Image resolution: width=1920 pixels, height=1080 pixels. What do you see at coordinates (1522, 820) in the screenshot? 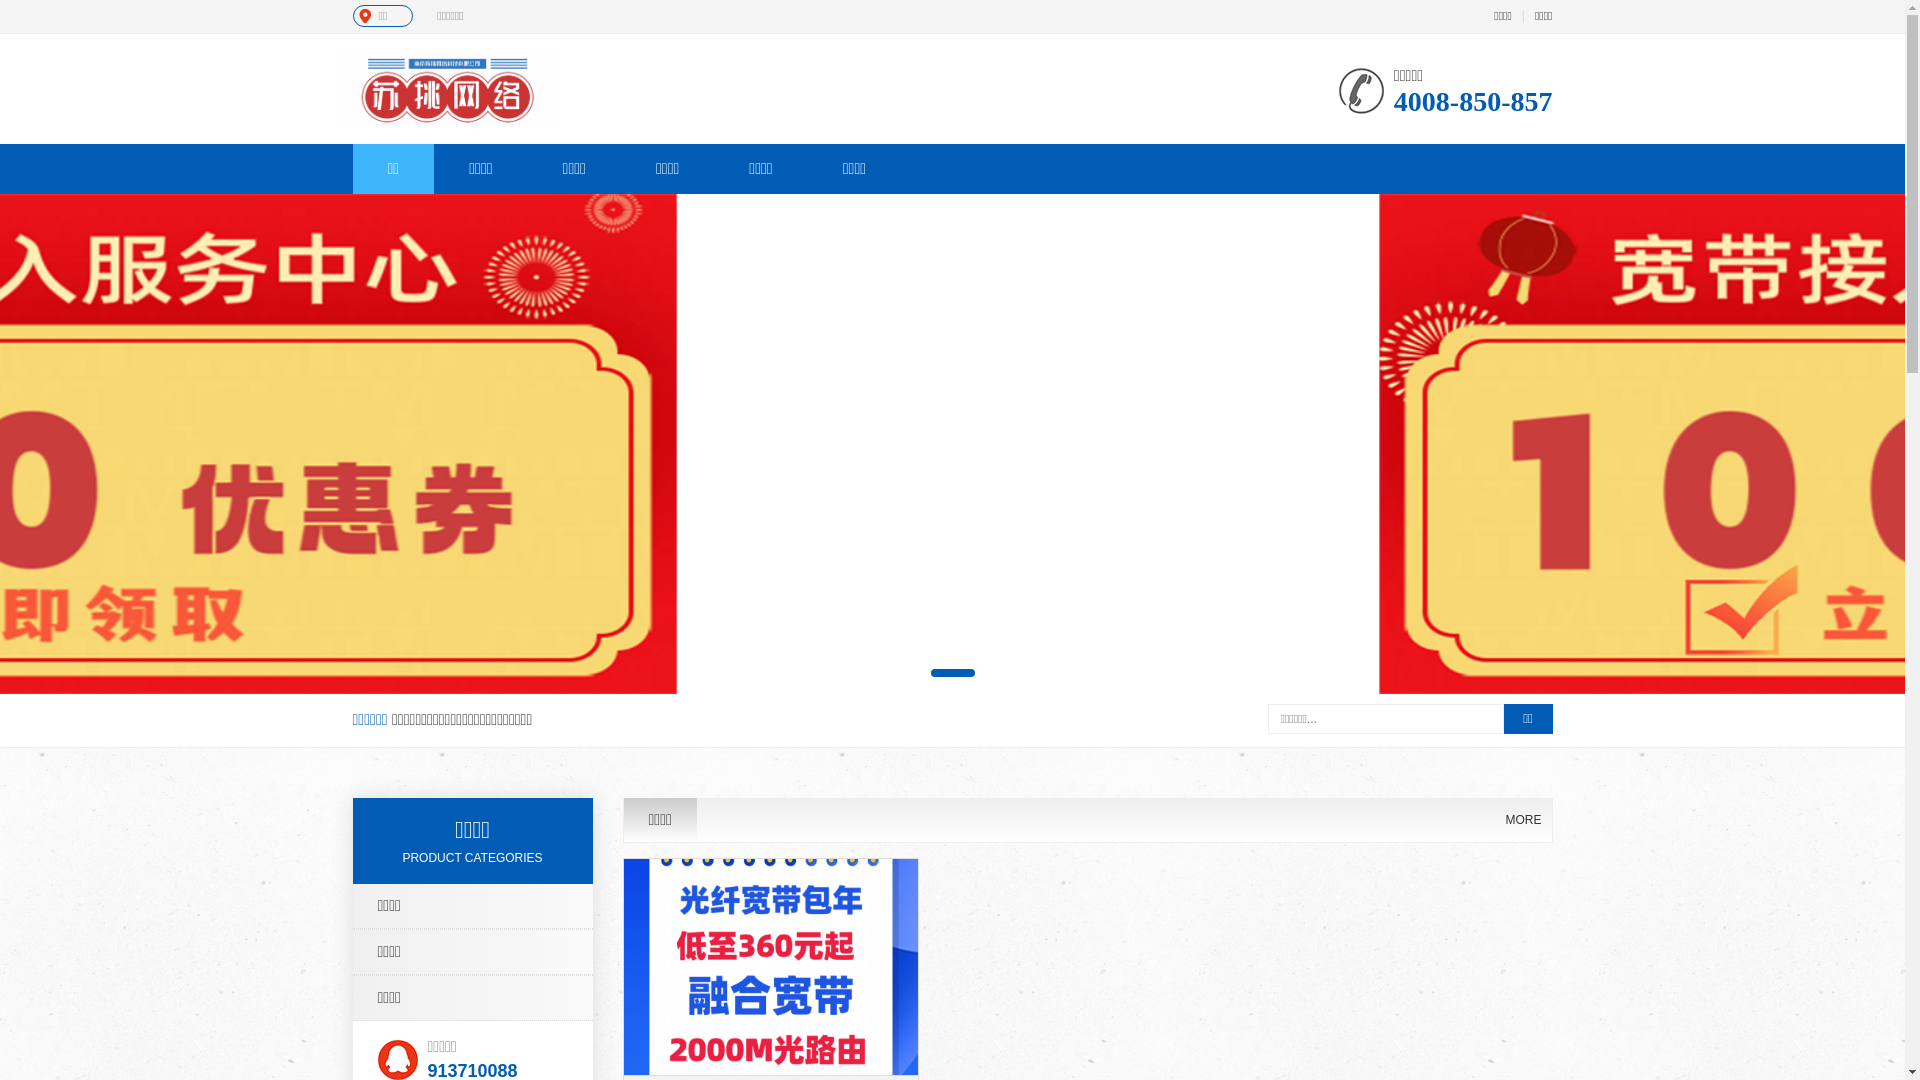
I see `'MORE'` at bounding box center [1522, 820].